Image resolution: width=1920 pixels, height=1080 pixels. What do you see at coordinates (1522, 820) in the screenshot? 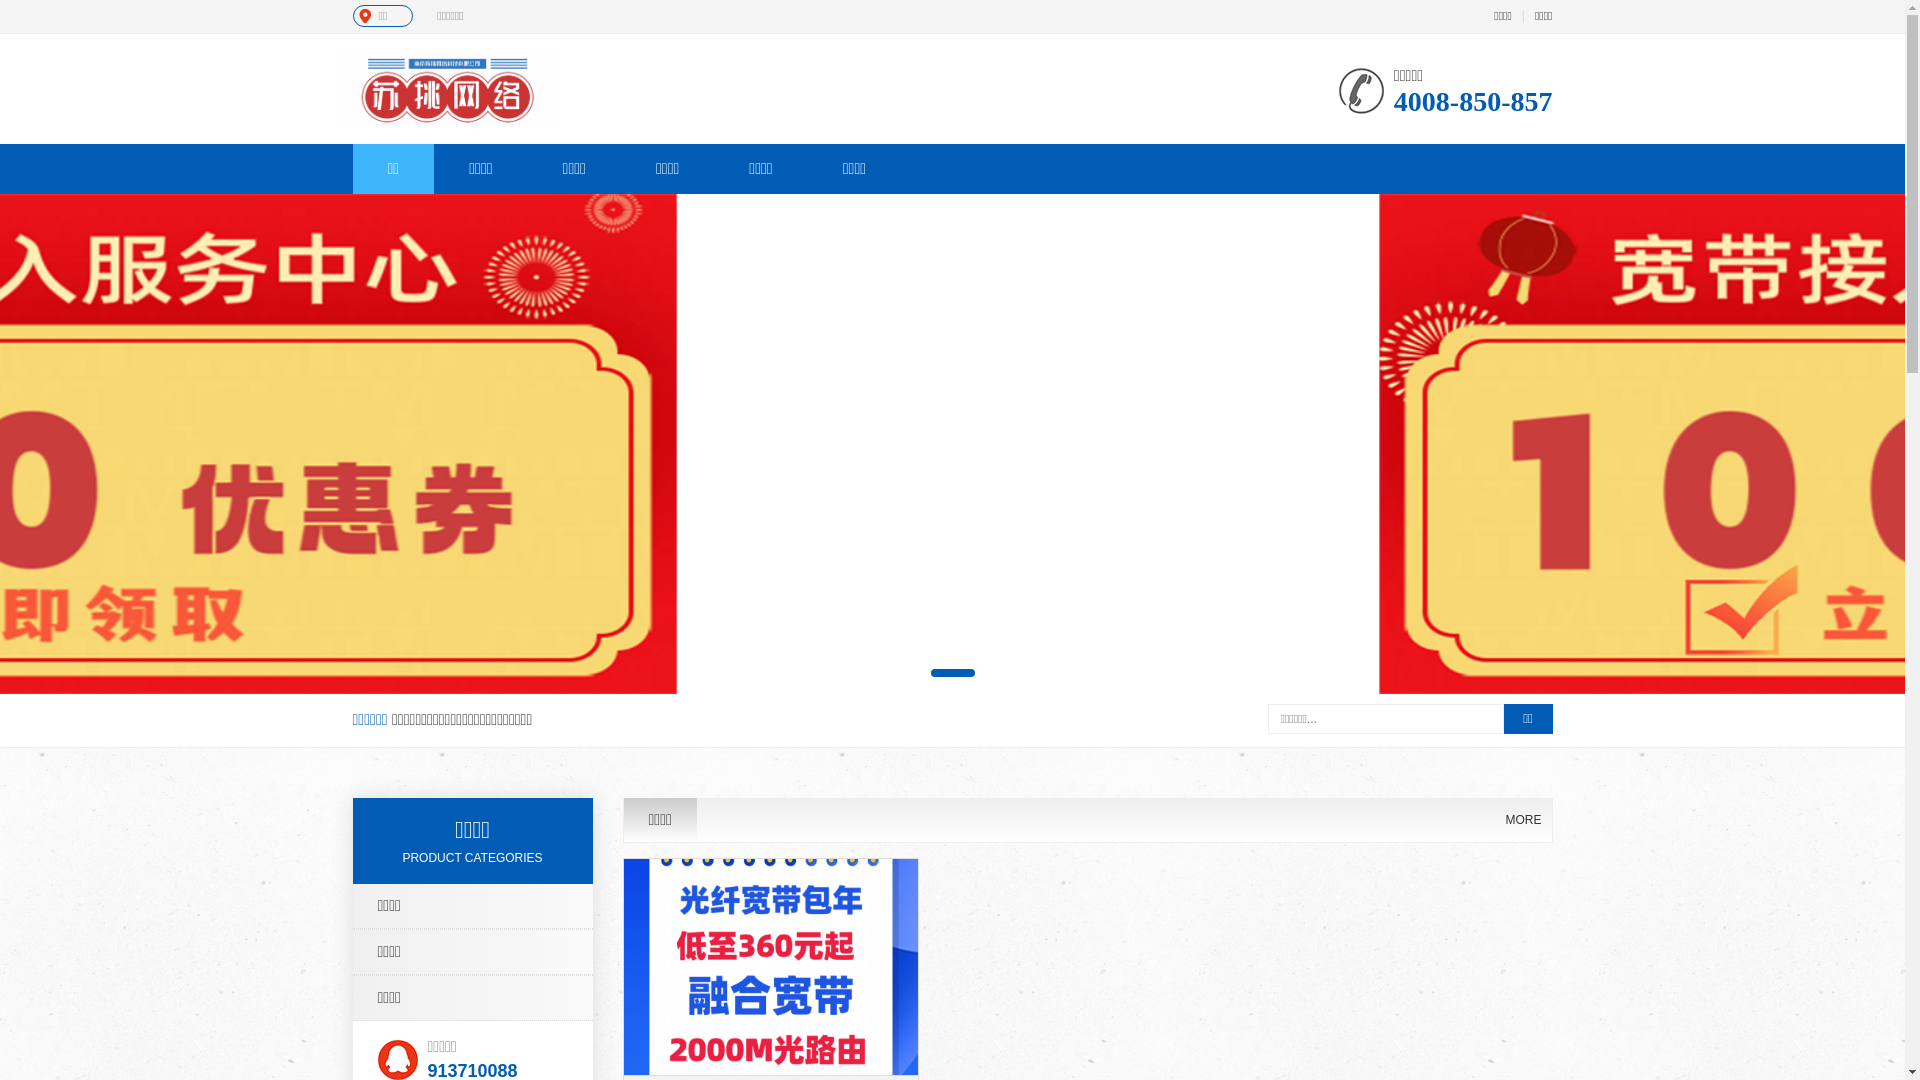
I see `'MORE'` at bounding box center [1522, 820].